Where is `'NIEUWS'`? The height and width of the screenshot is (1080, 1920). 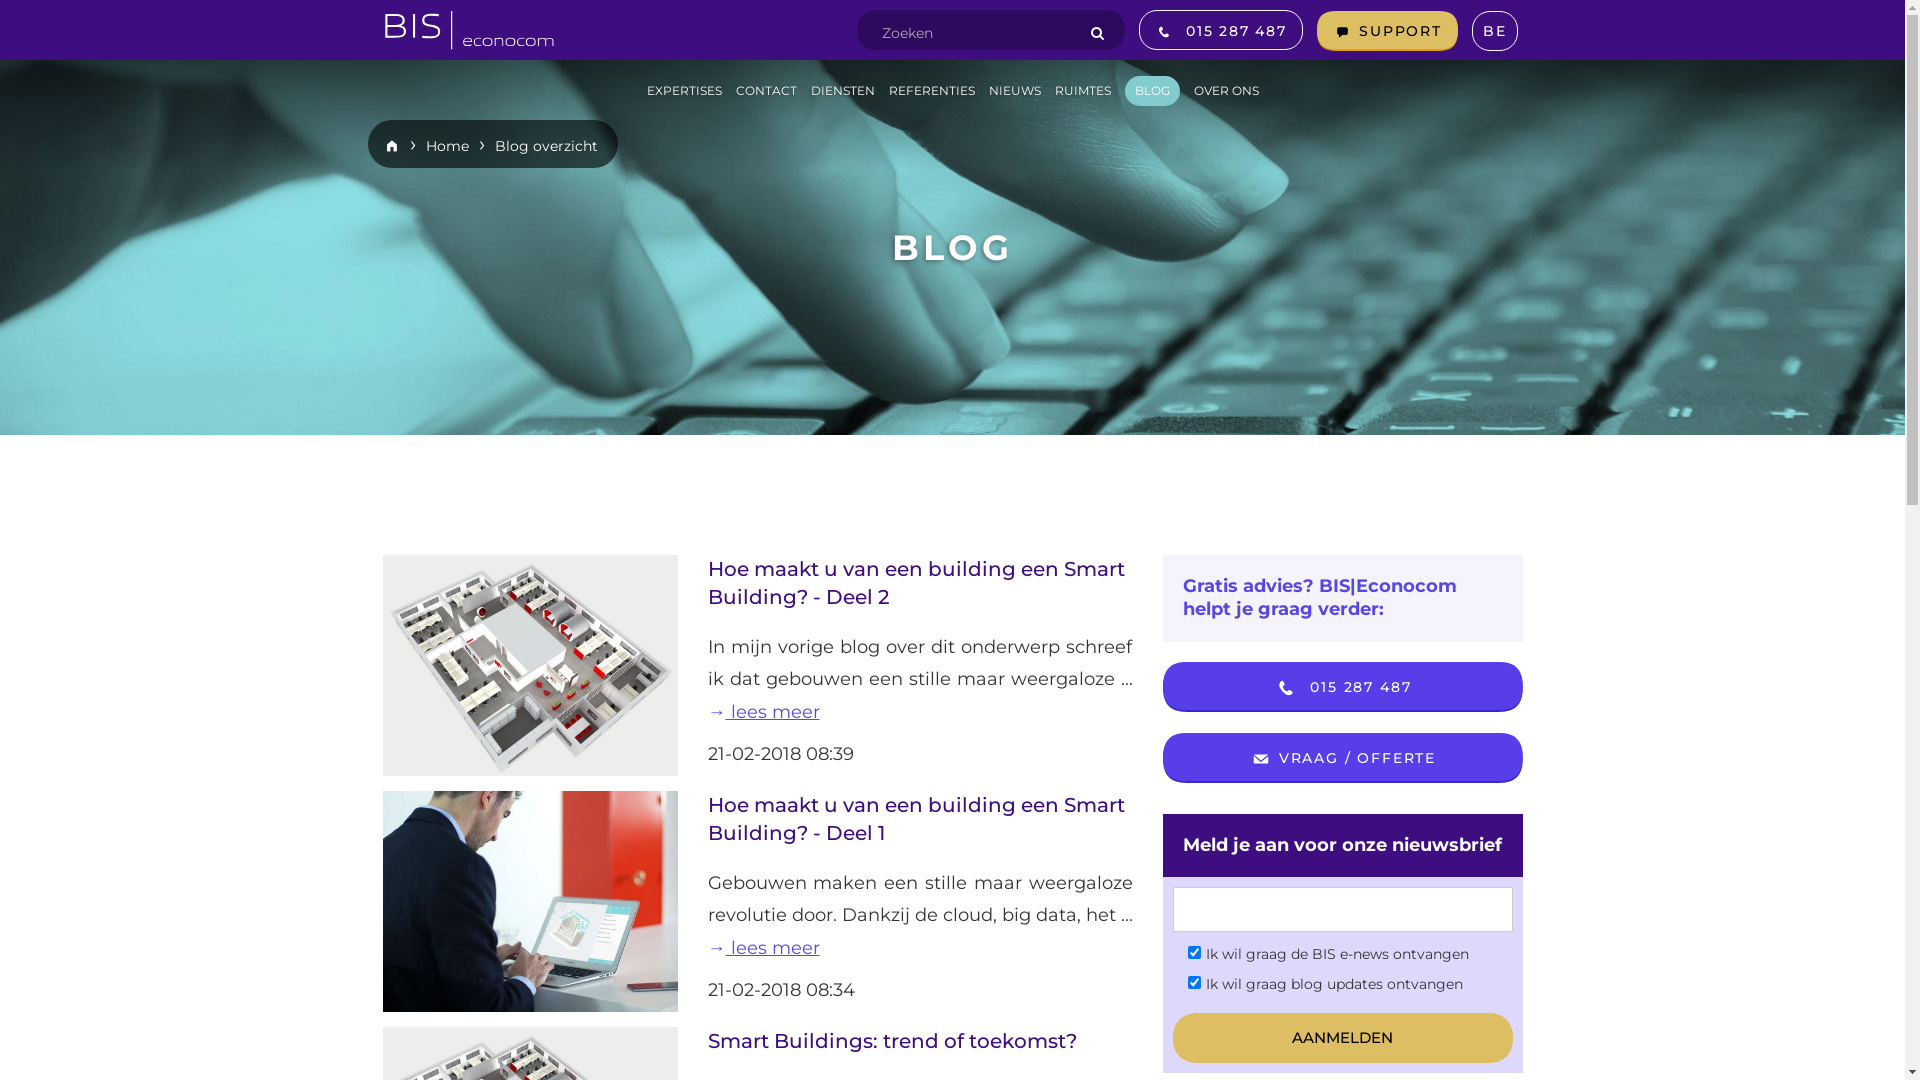
'NIEUWS' is located at coordinates (988, 91).